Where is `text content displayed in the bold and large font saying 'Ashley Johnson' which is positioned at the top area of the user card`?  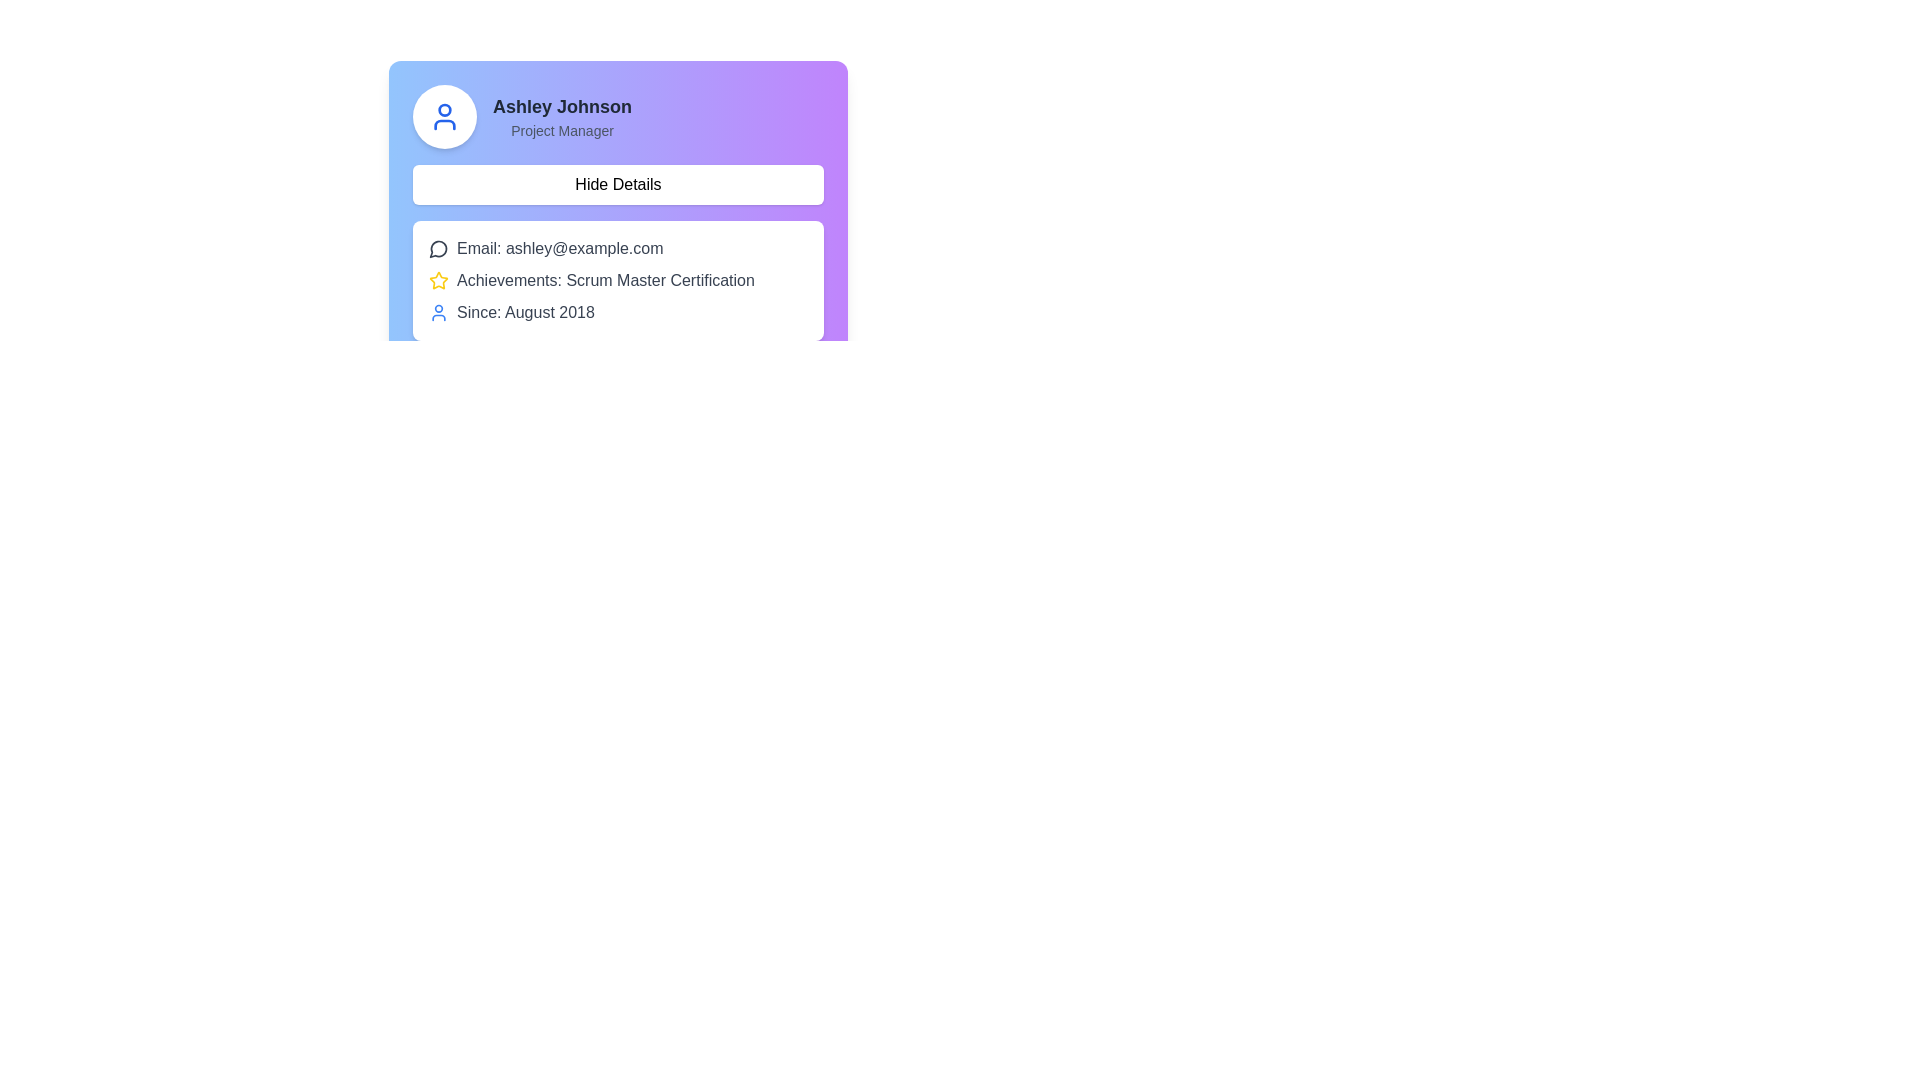 text content displayed in the bold and large font saying 'Ashley Johnson' which is positioned at the top area of the user card is located at coordinates (561, 107).